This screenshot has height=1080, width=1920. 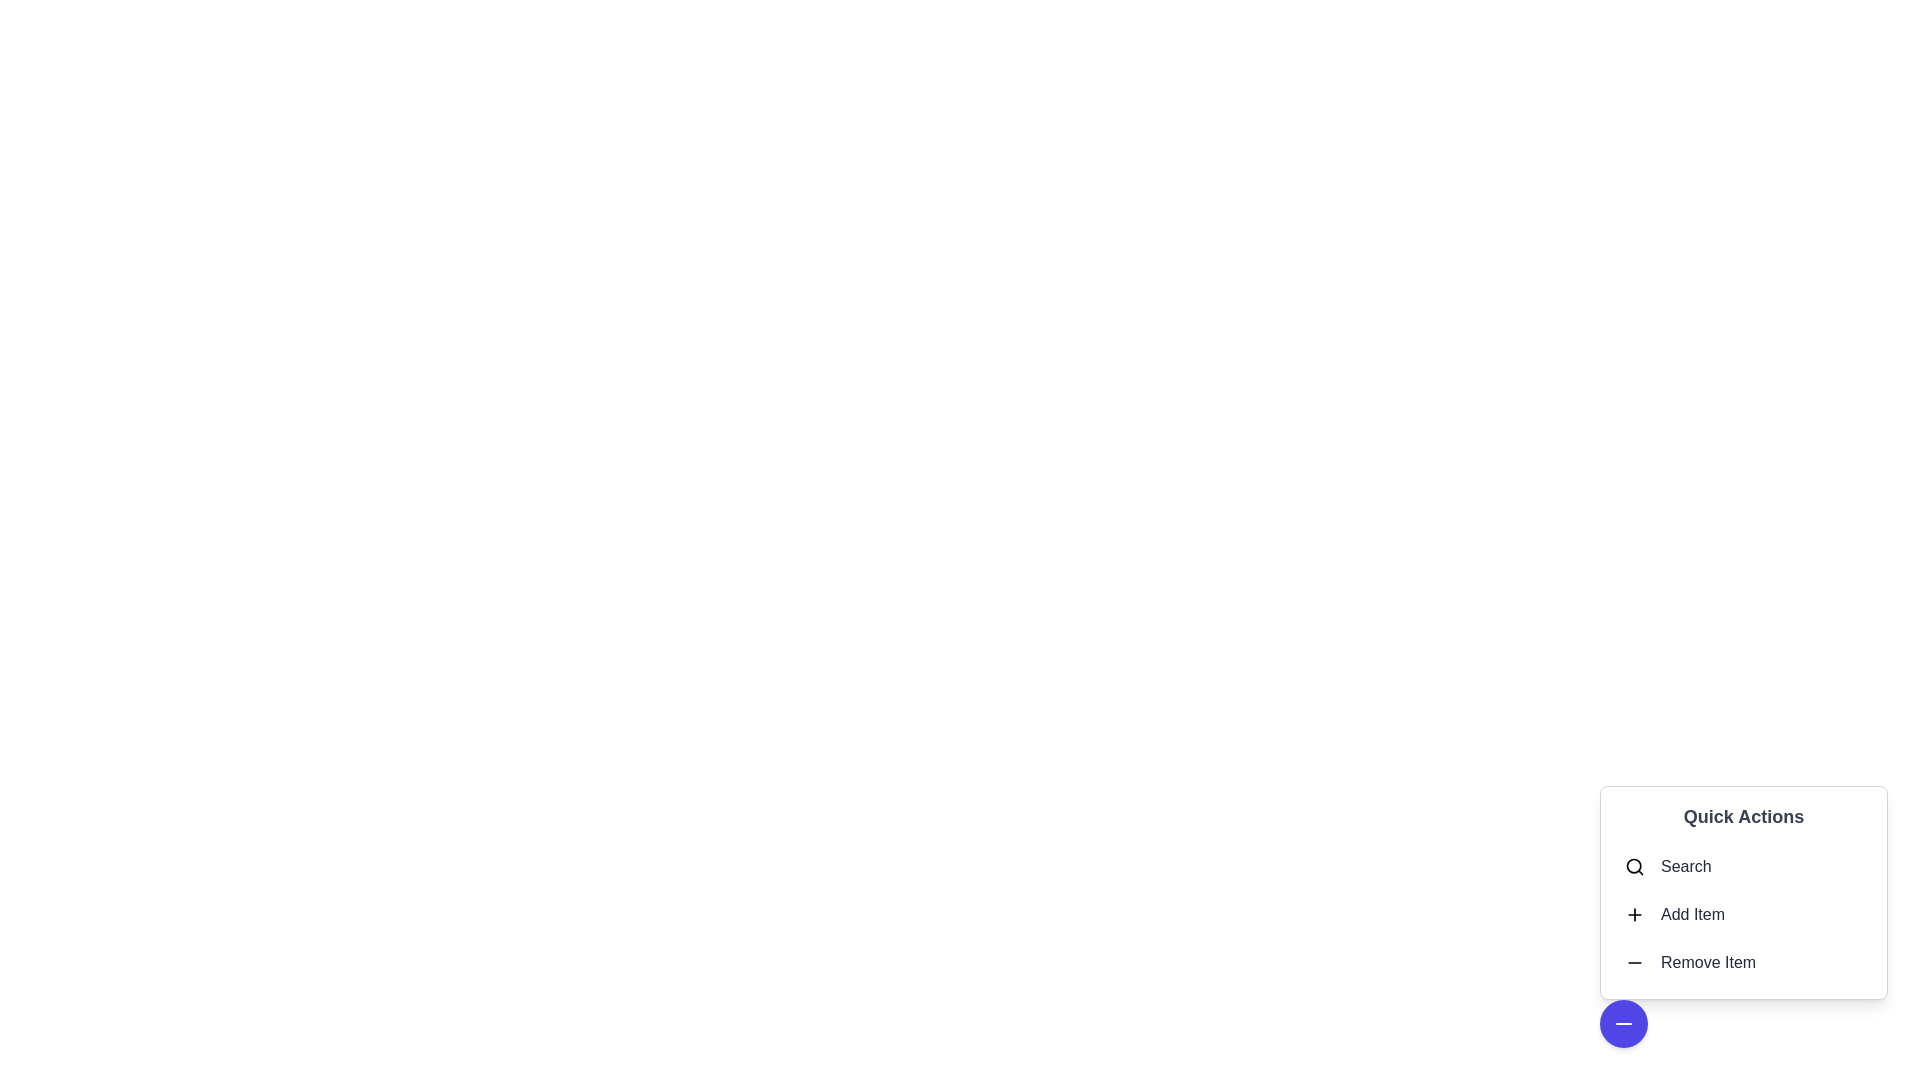 What do you see at coordinates (1635, 962) in the screenshot?
I see `the 'Remove Item' button located in the 'Quick Actions' menu, which contains a small minus sign icon` at bounding box center [1635, 962].